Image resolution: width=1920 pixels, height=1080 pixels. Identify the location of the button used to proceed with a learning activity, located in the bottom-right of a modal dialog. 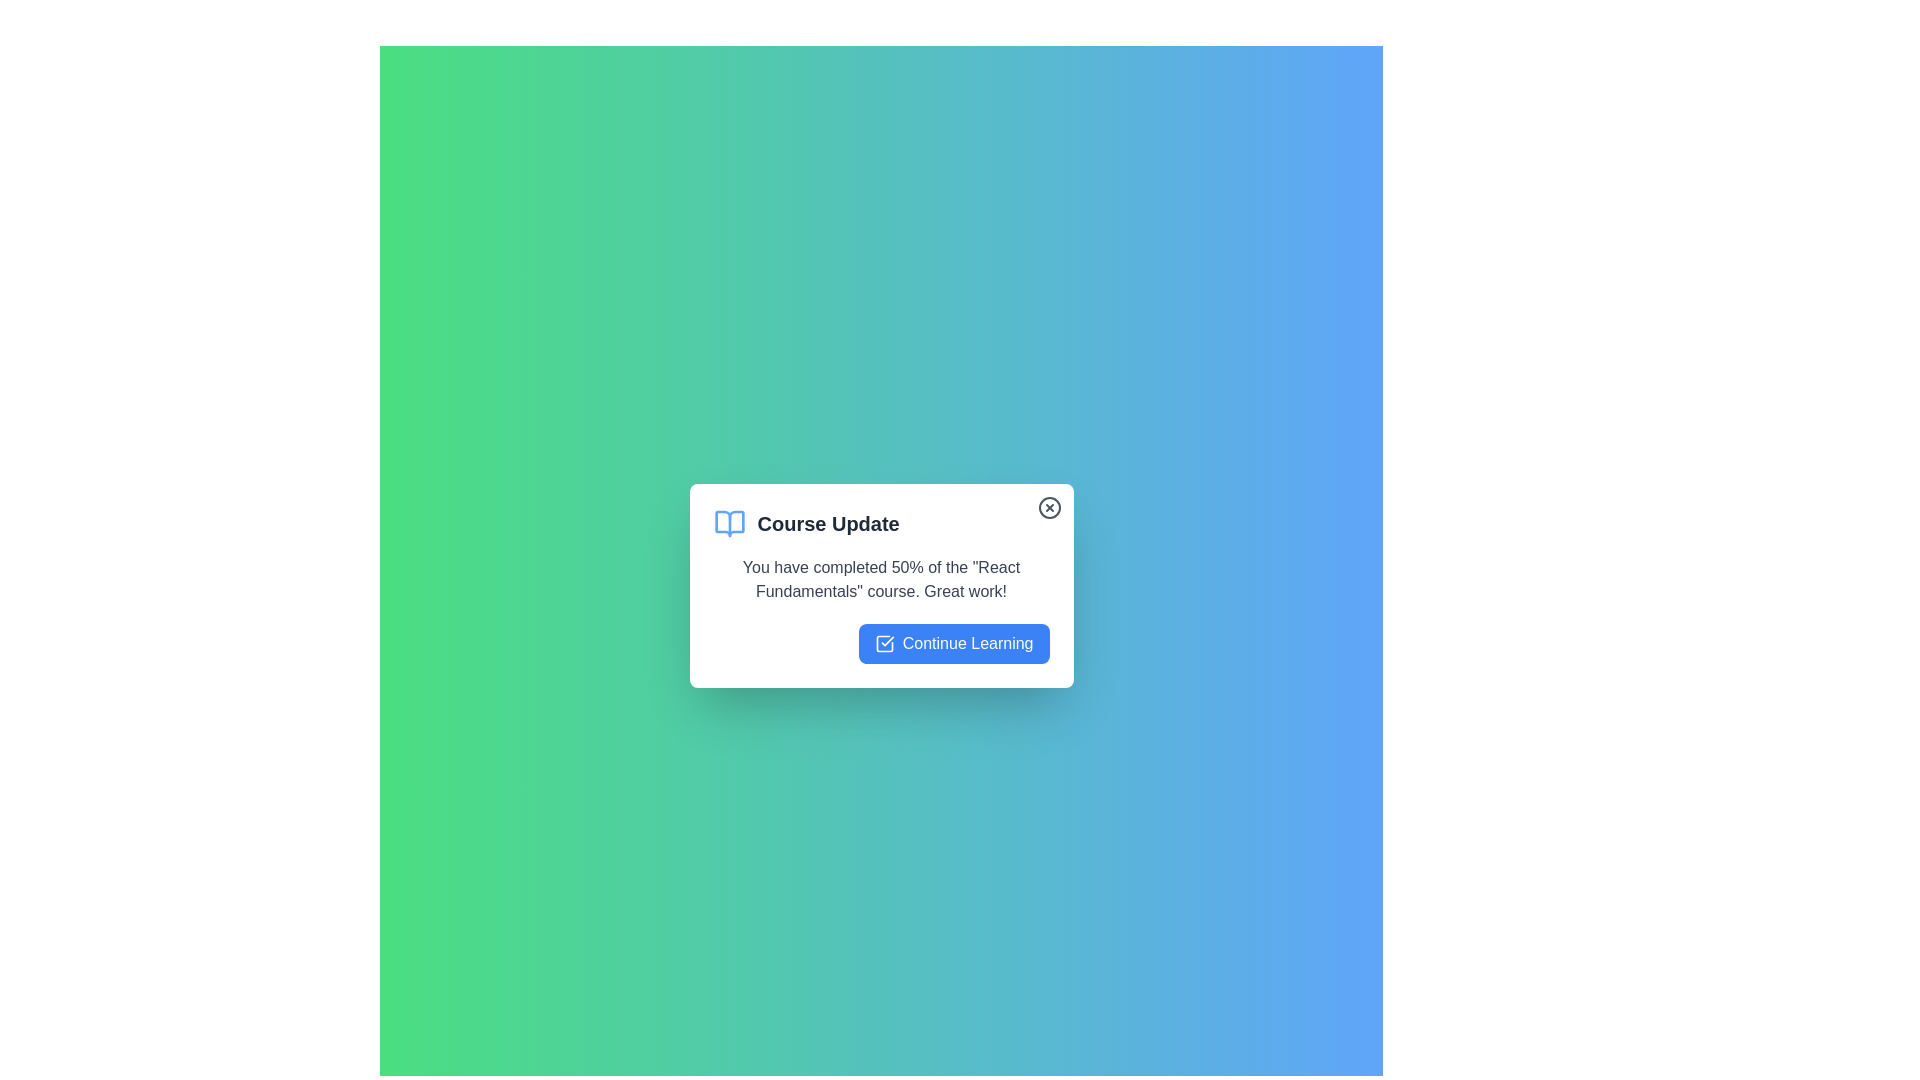
(953, 644).